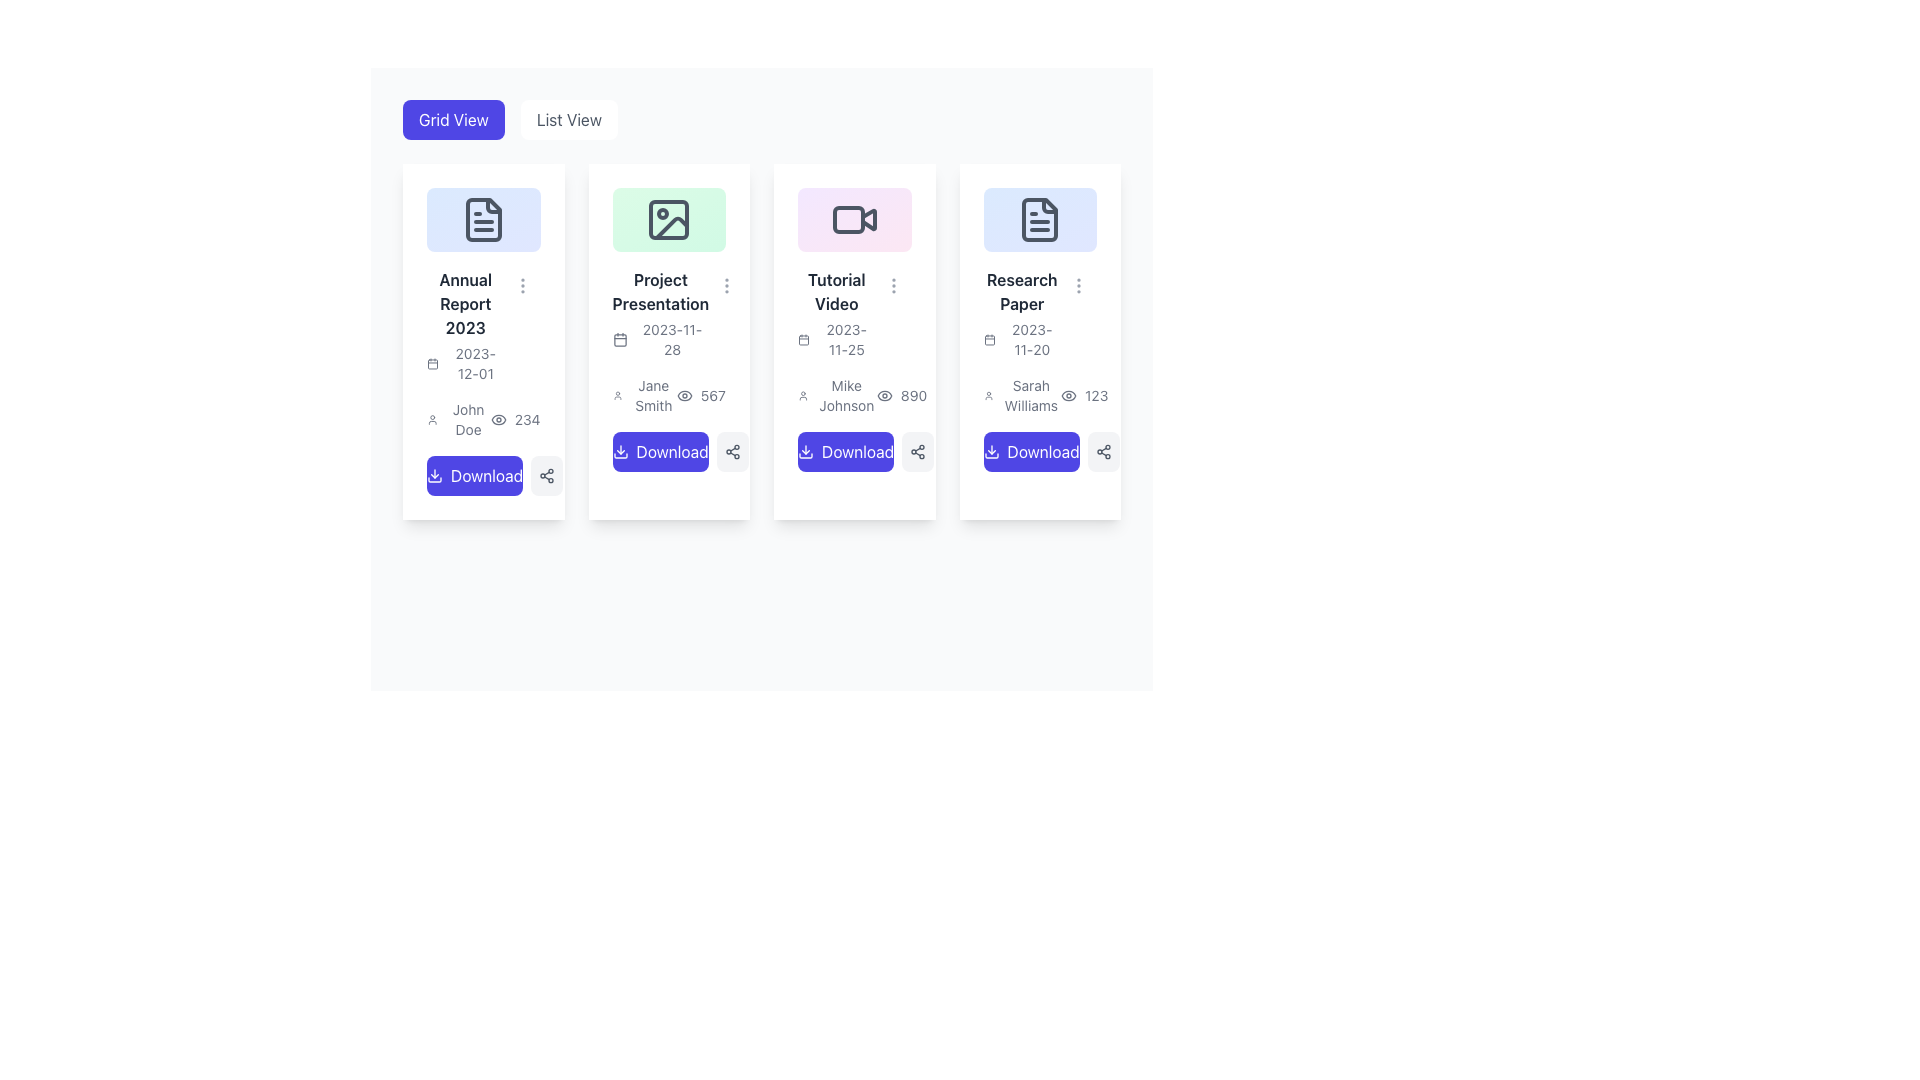  What do you see at coordinates (854, 451) in the screenshot?
I see `the 'Download' button for the 'Tutorial Video' file` at bounding box center [854, 451].